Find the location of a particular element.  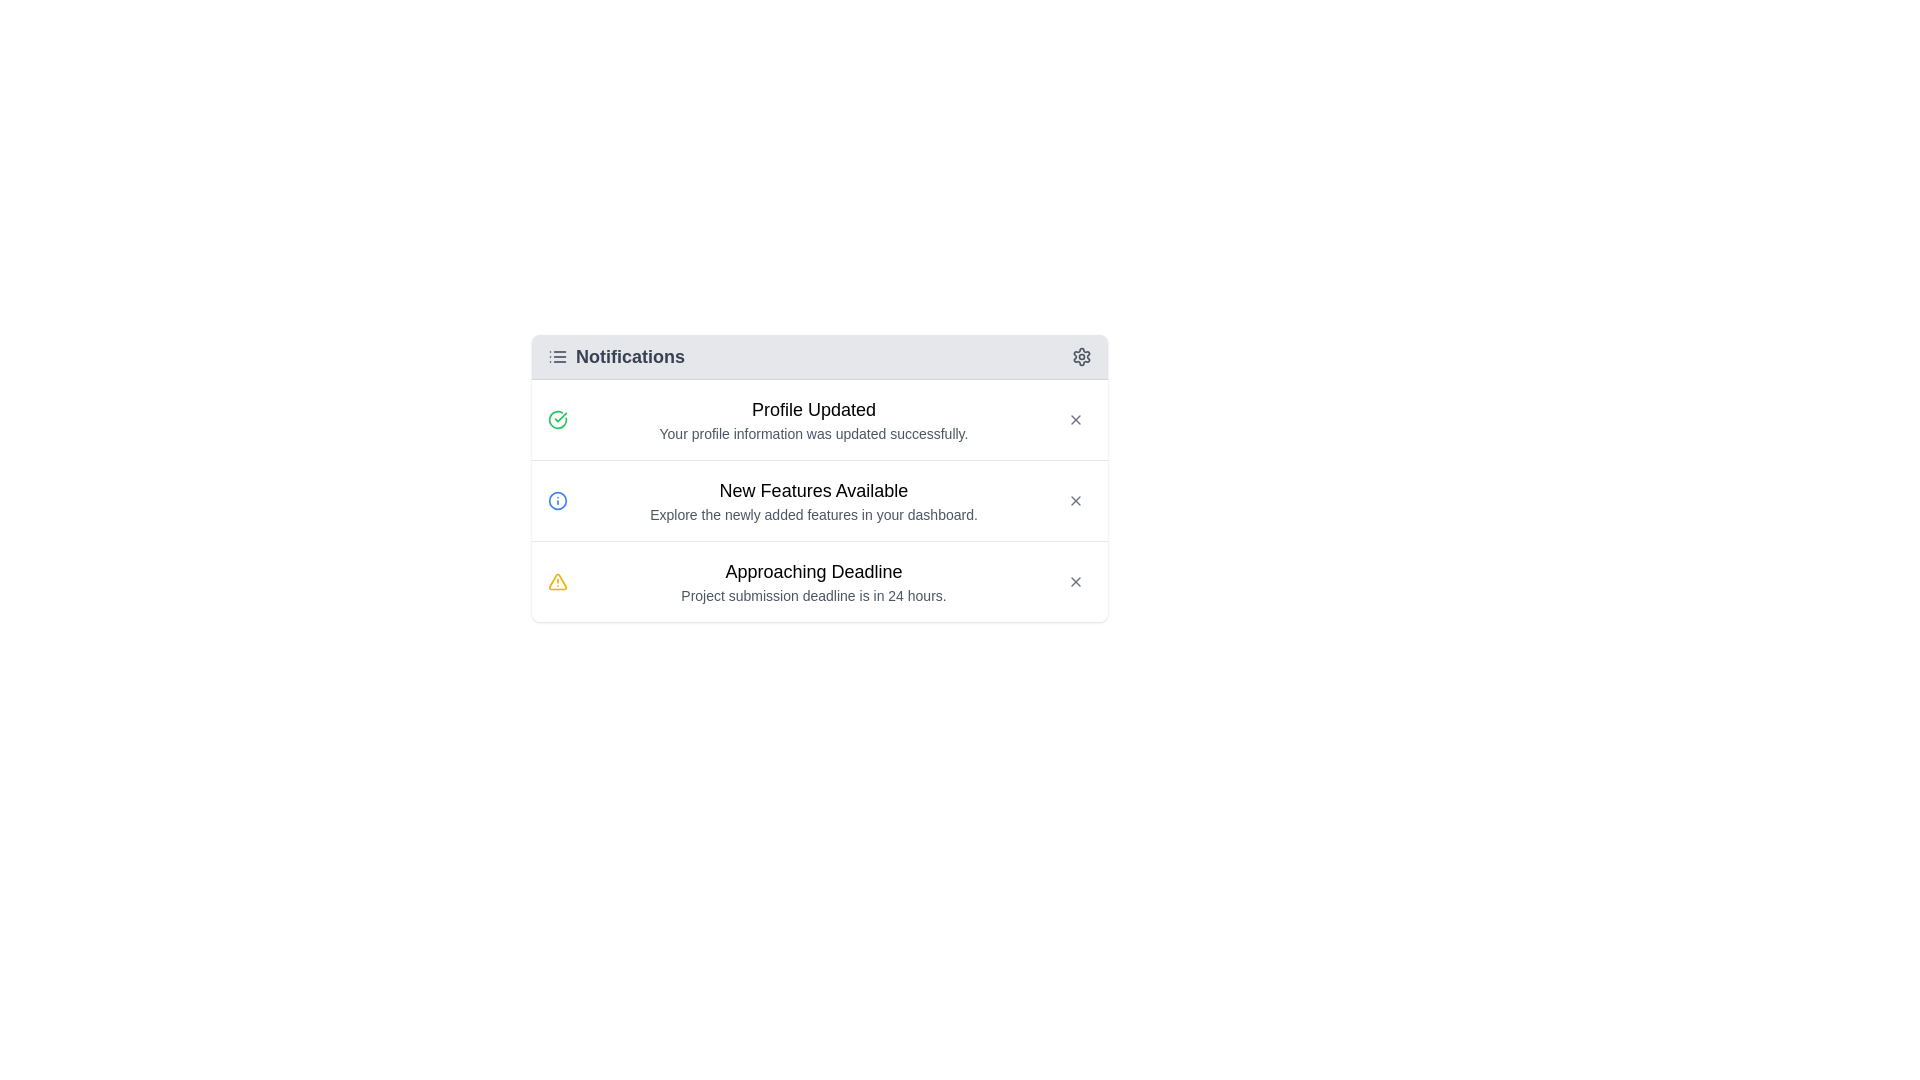

the notification titled 'Approaching Deadline' which is the third item in the notification list is located at coordinates (814, 582).